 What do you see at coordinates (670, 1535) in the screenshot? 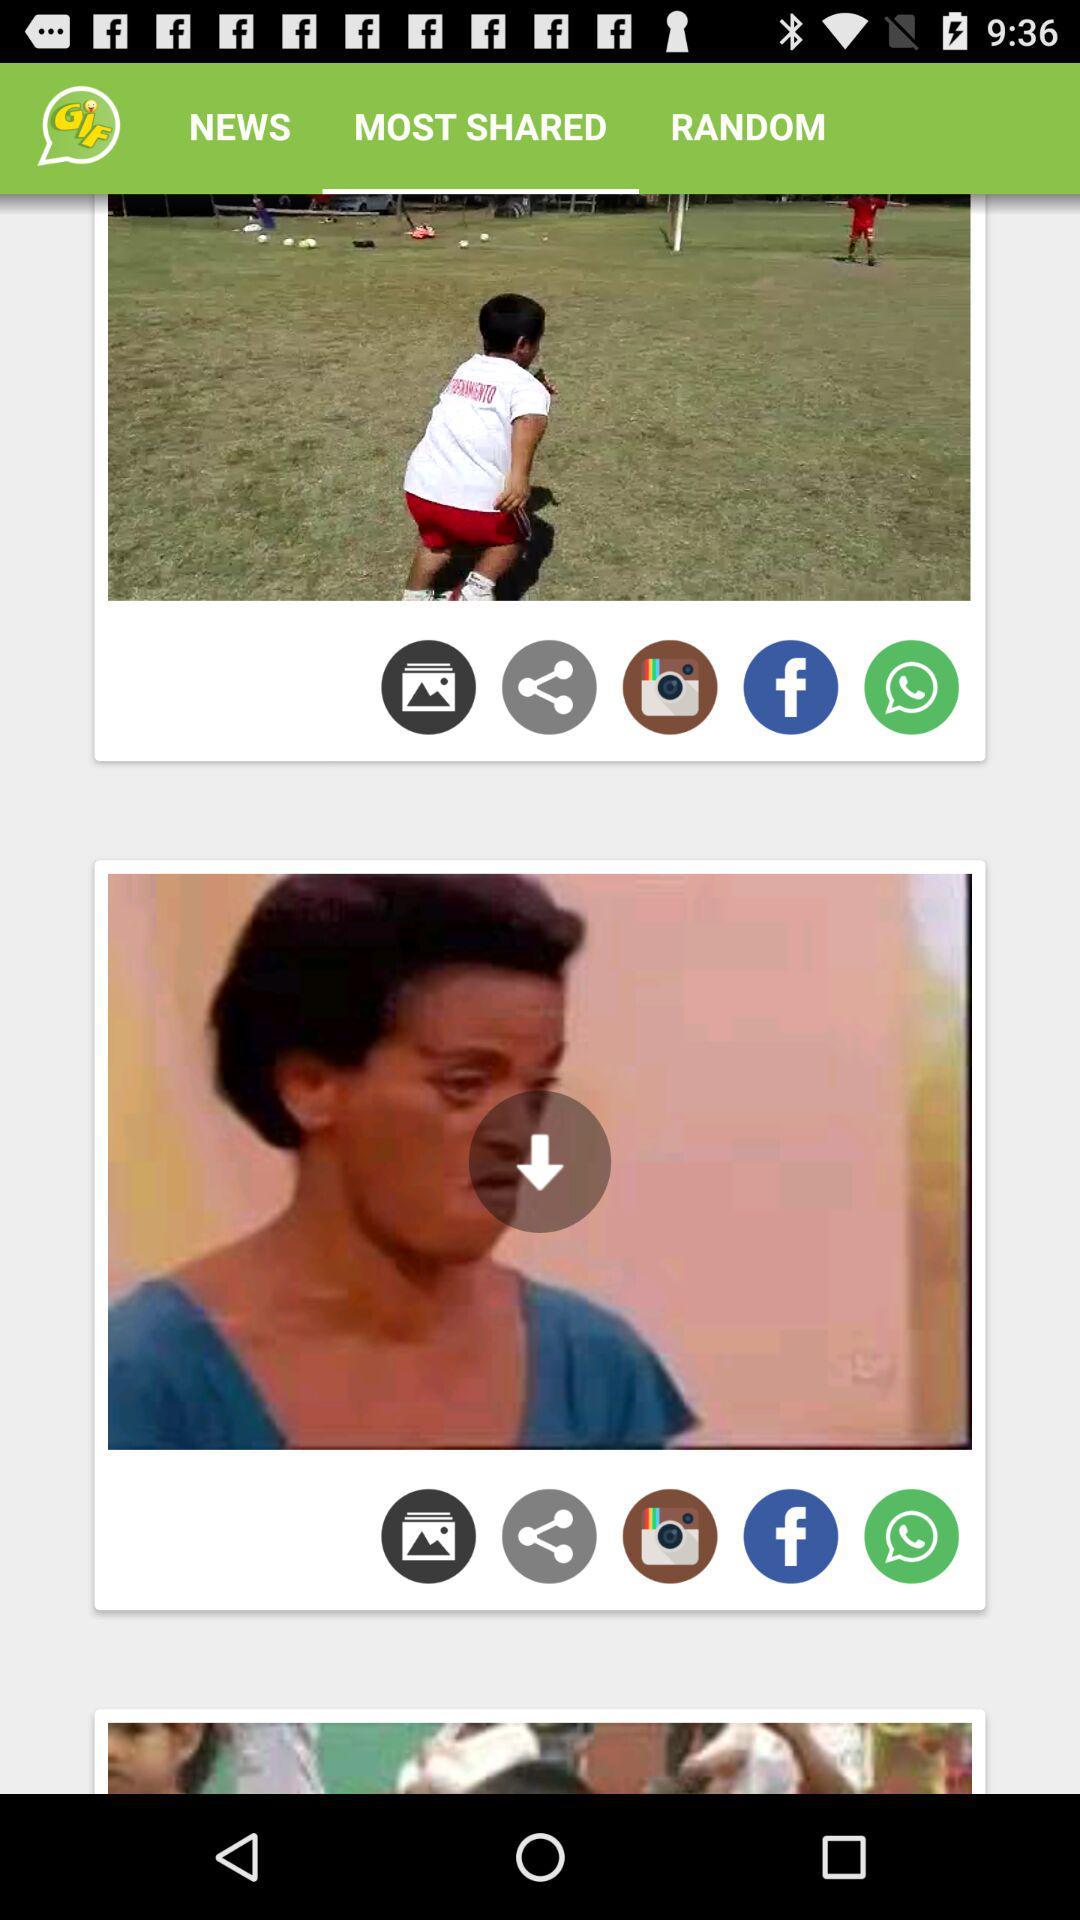
I see `the first instagram icon beside the facebook icon from the bottom of the web page` at bounding box center [670, 1535].